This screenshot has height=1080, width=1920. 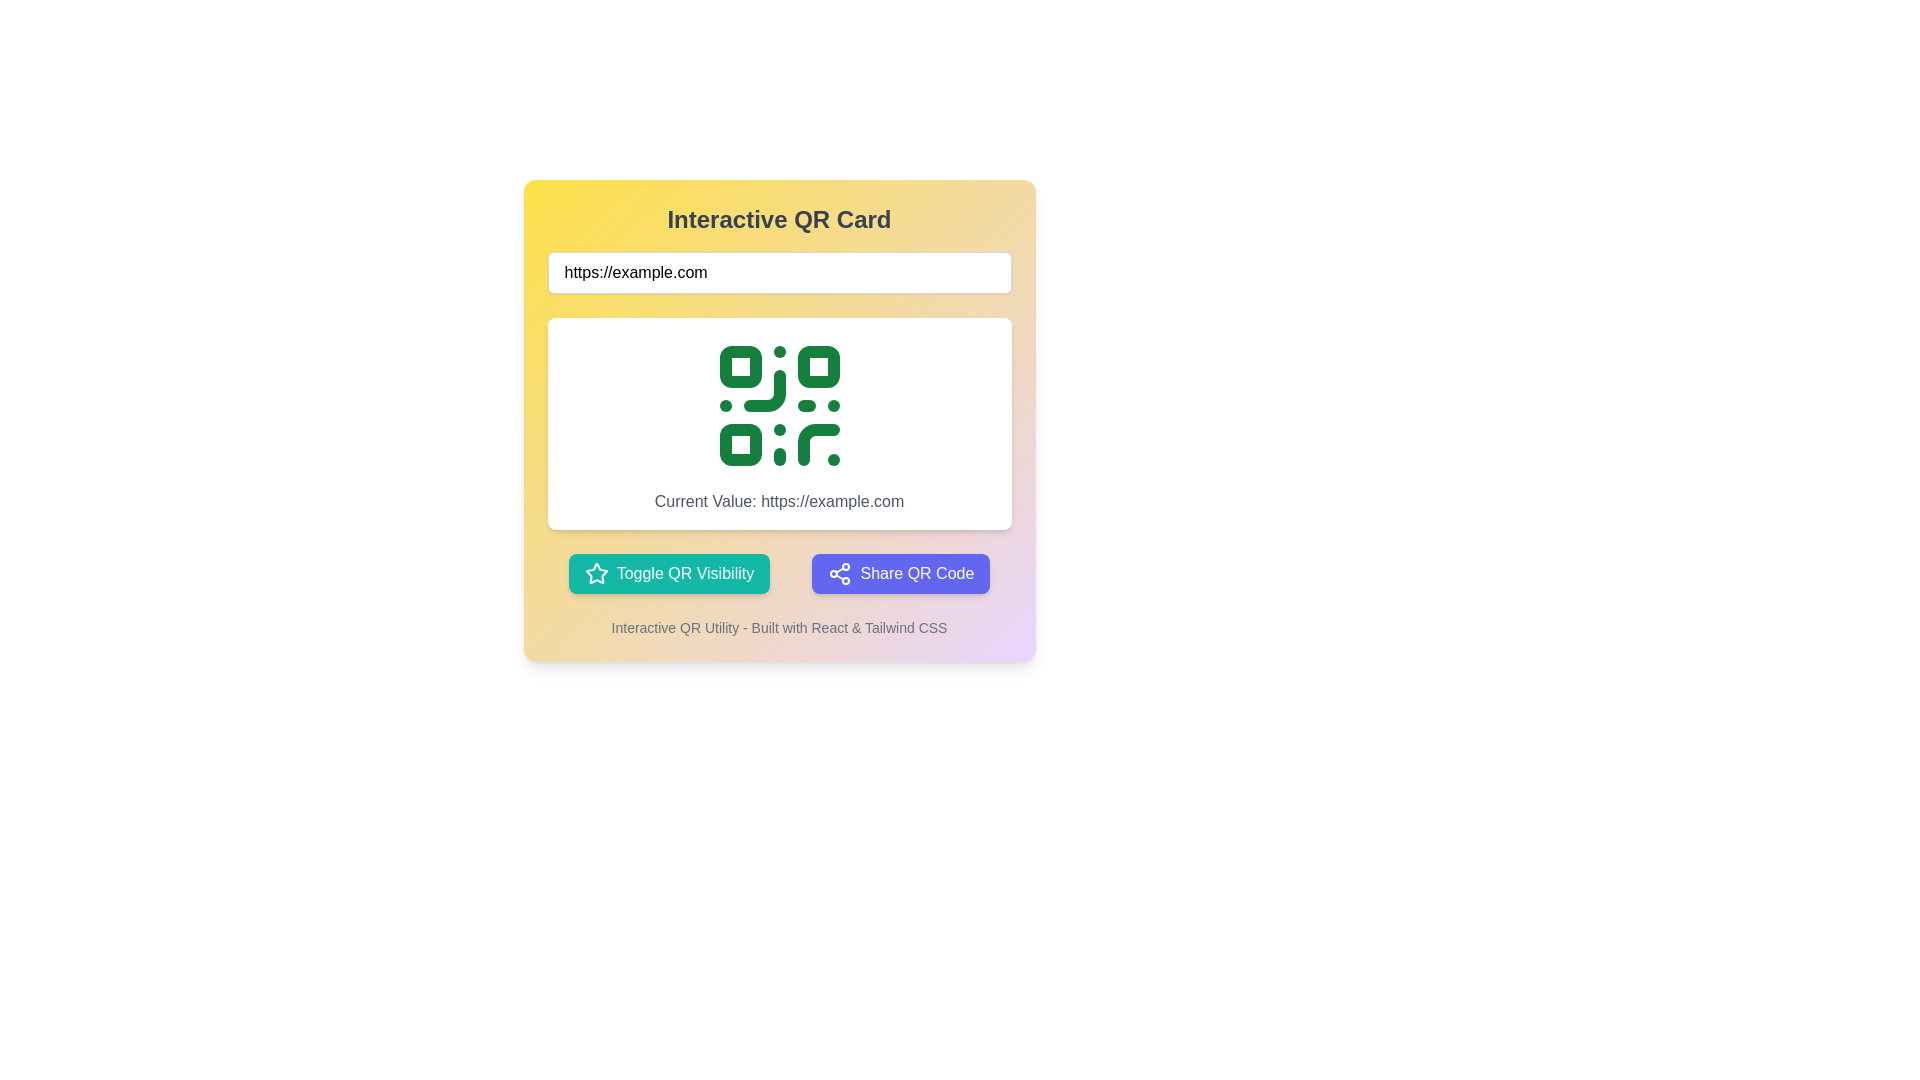 What do you see at coordinates (595, 573) in the screenshot?
I see `the star-shaped SVG icon located near the bottom right corner of the interface, which is part of a rating or selection system` at bounding box center [595, 573].